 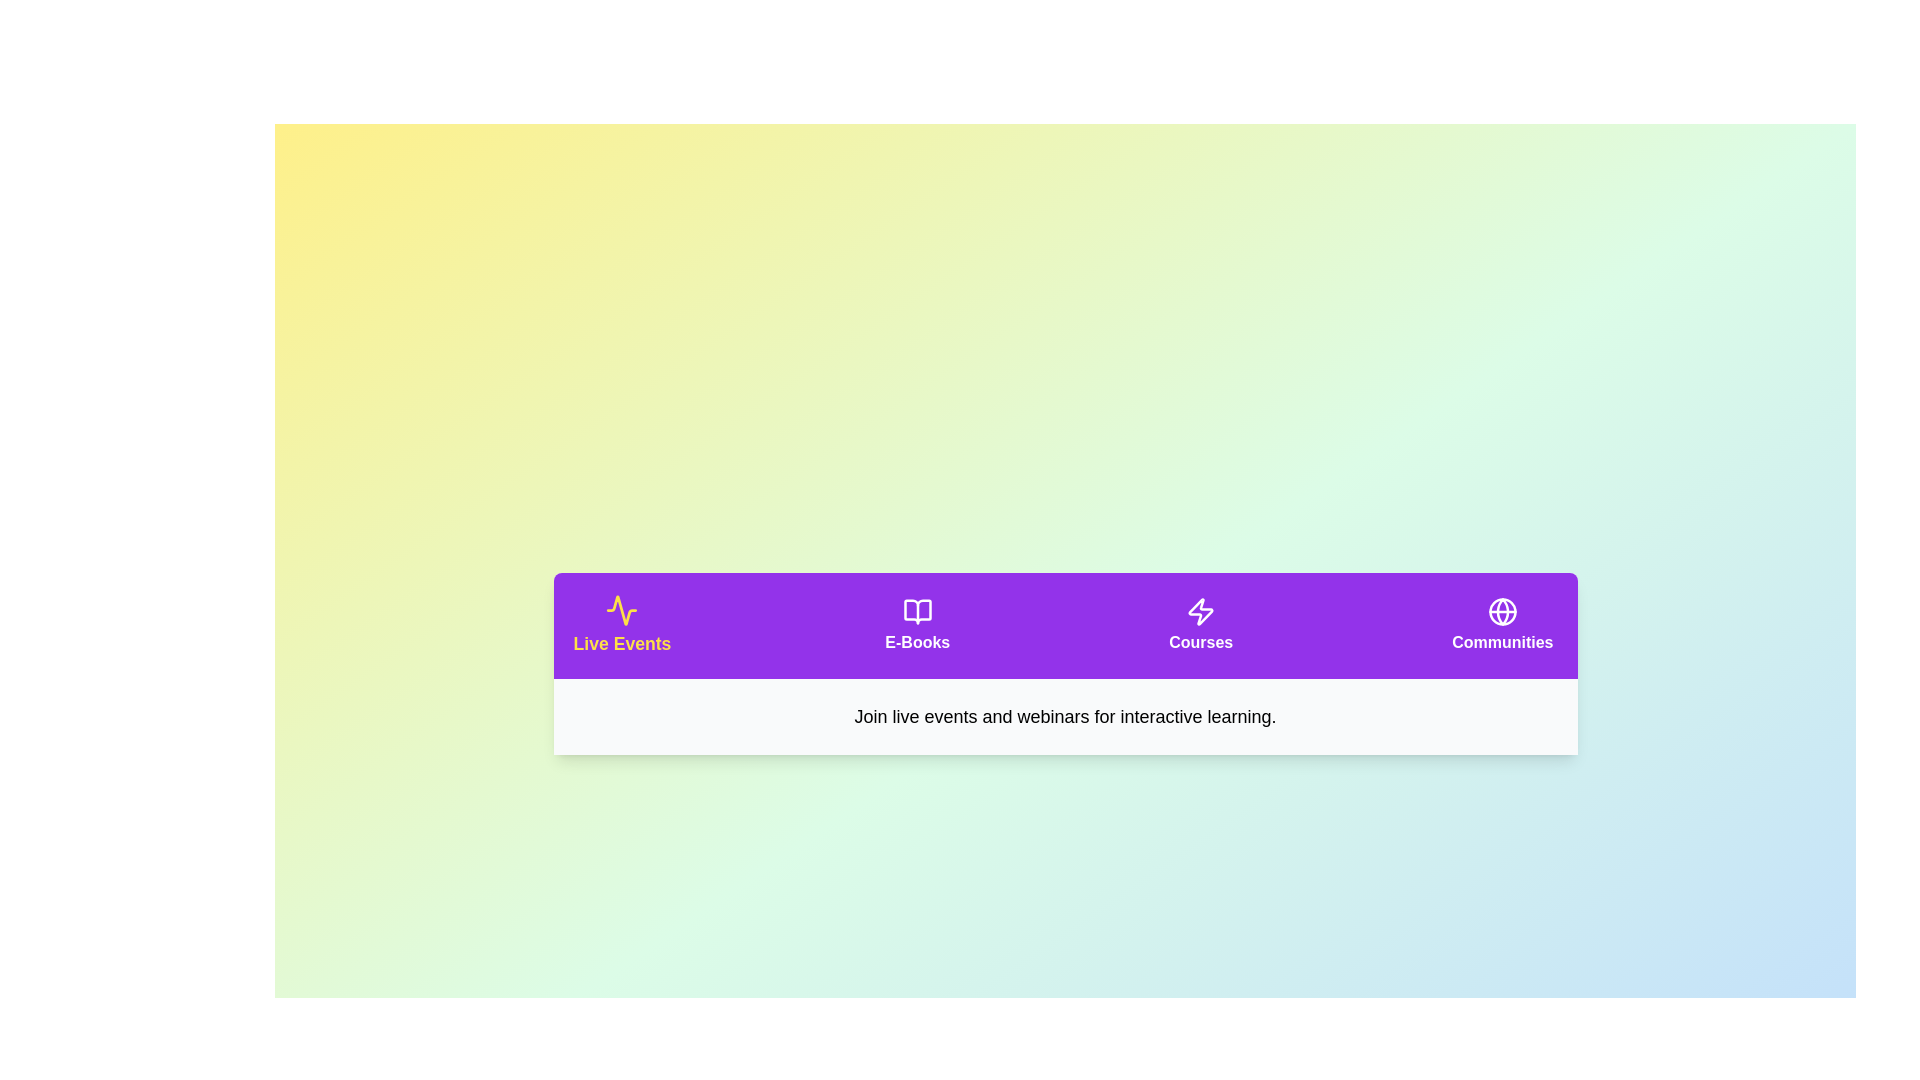 I want to click on the tab button labeled Communities to observe its visual effect, so click(x=1502, y=624).